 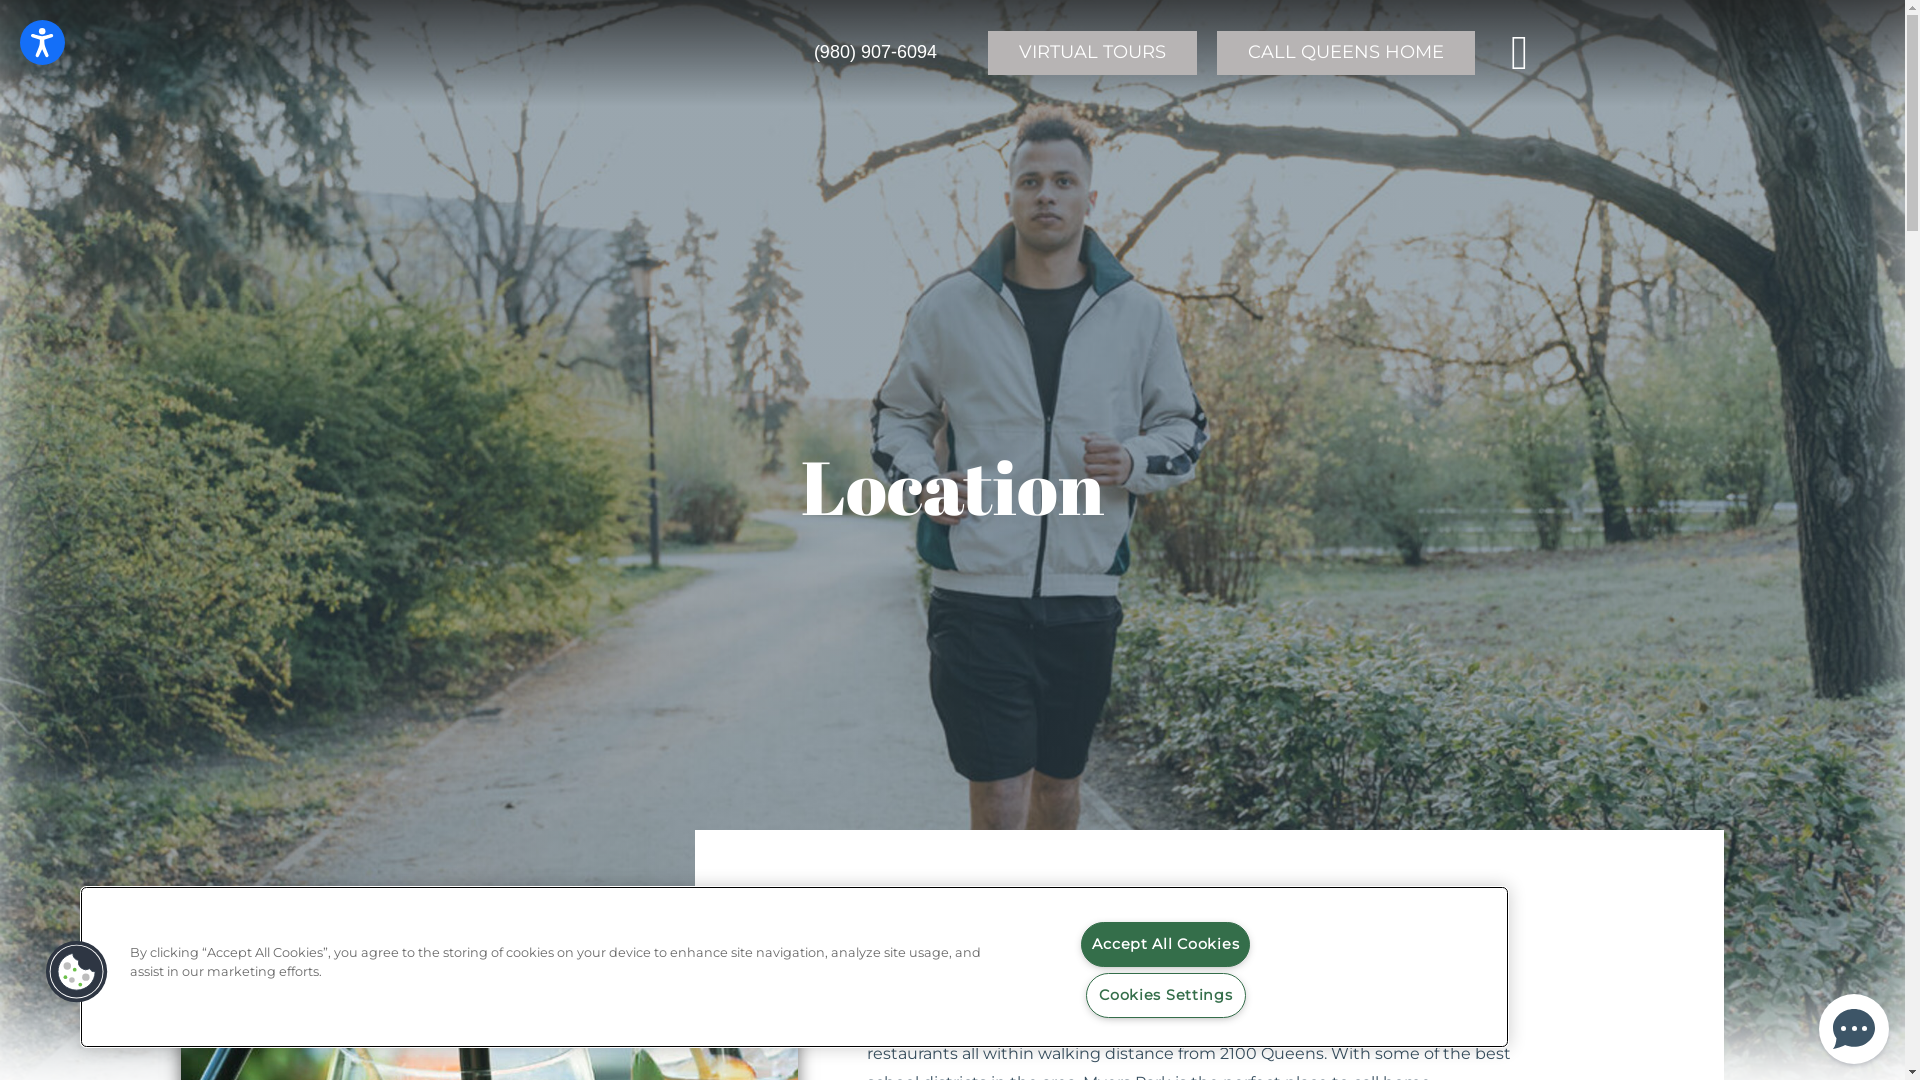 What do you see at coordinates (76, 971) in the screenshot?
I see `'Cookies Button'` at bounding box center [76, 971].